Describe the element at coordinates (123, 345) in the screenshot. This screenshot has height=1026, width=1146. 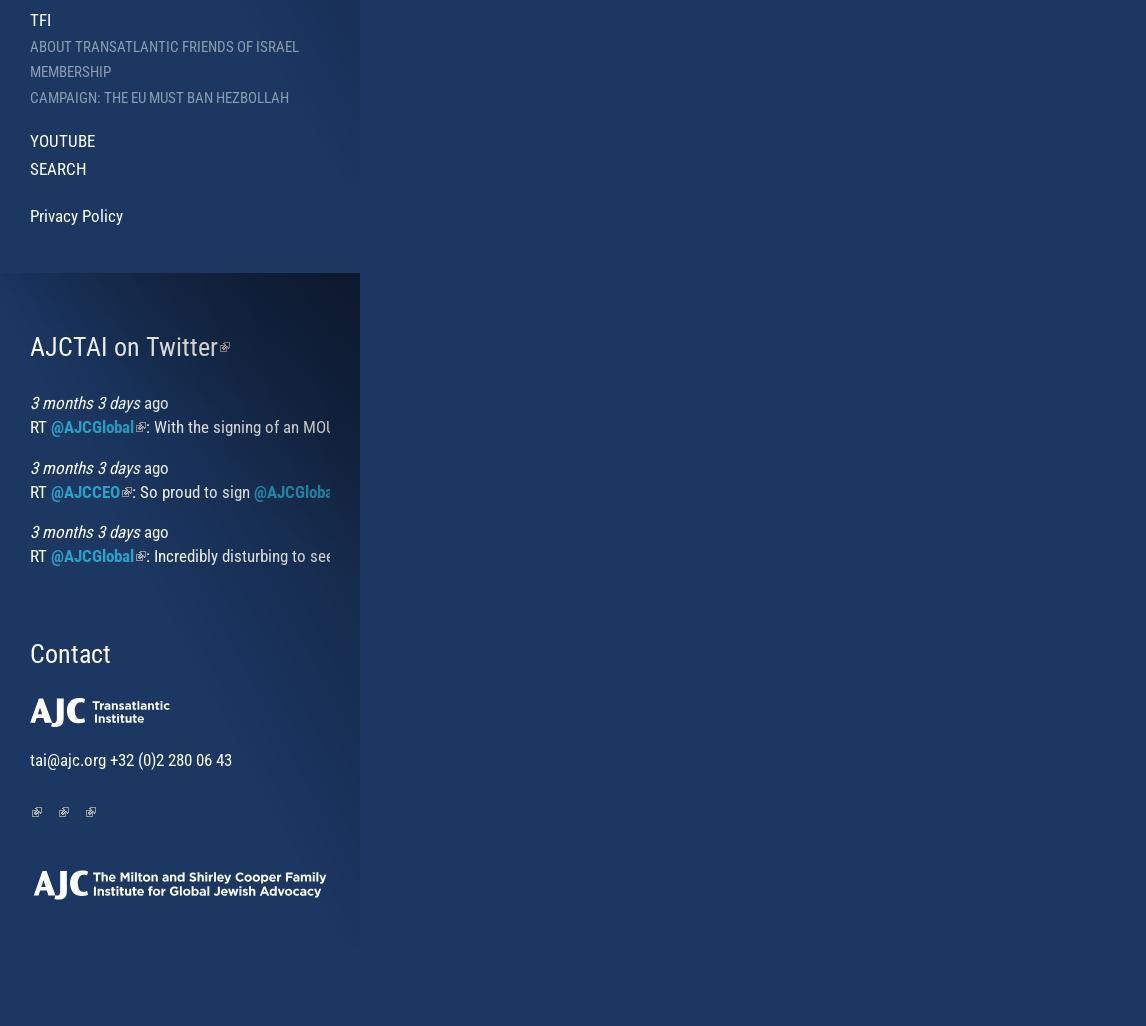
I see `'AJCTAI on Twitter'` at that location.